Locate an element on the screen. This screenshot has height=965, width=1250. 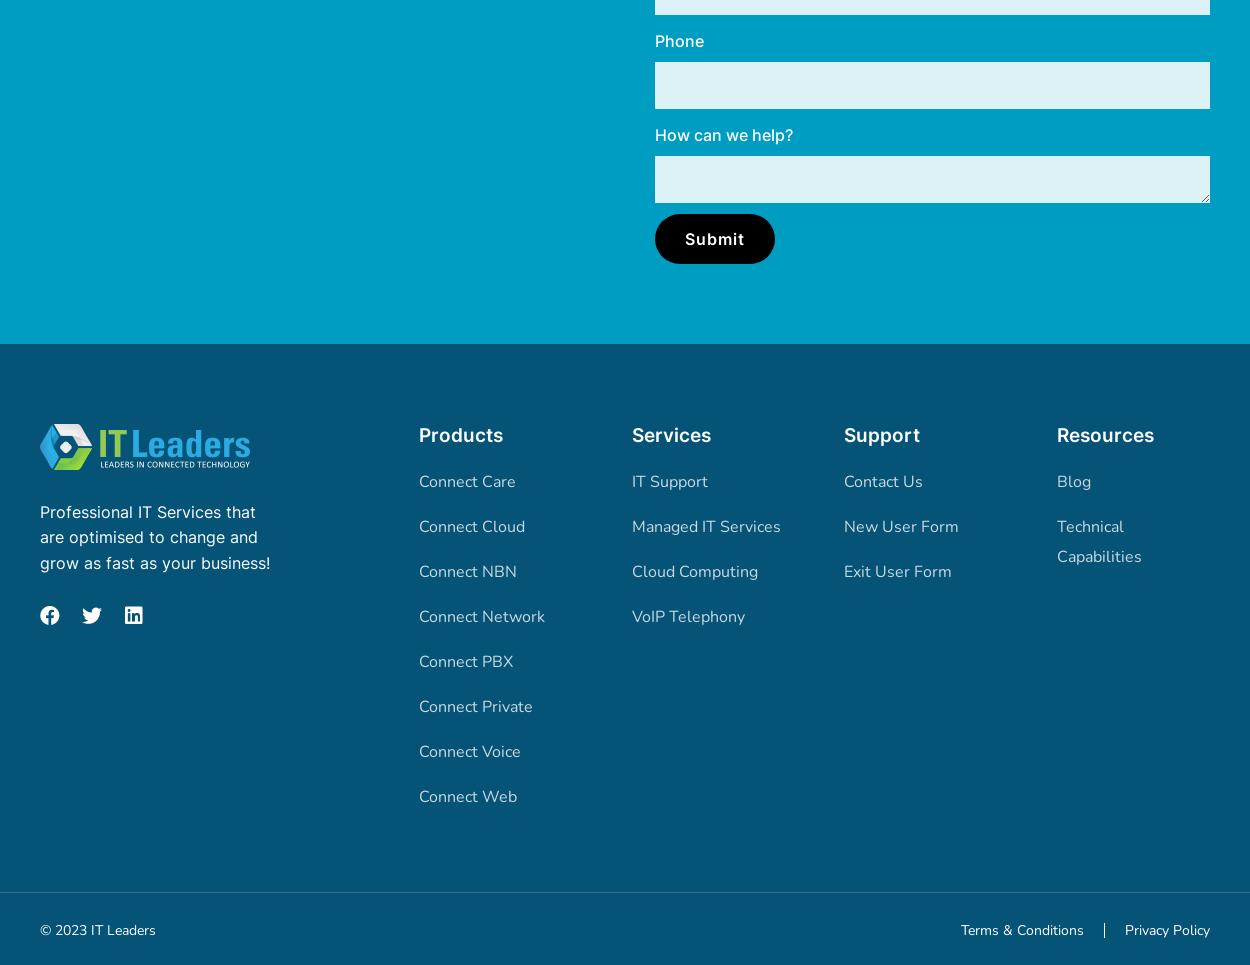
'Submit' is located at coordinates (713, 236).